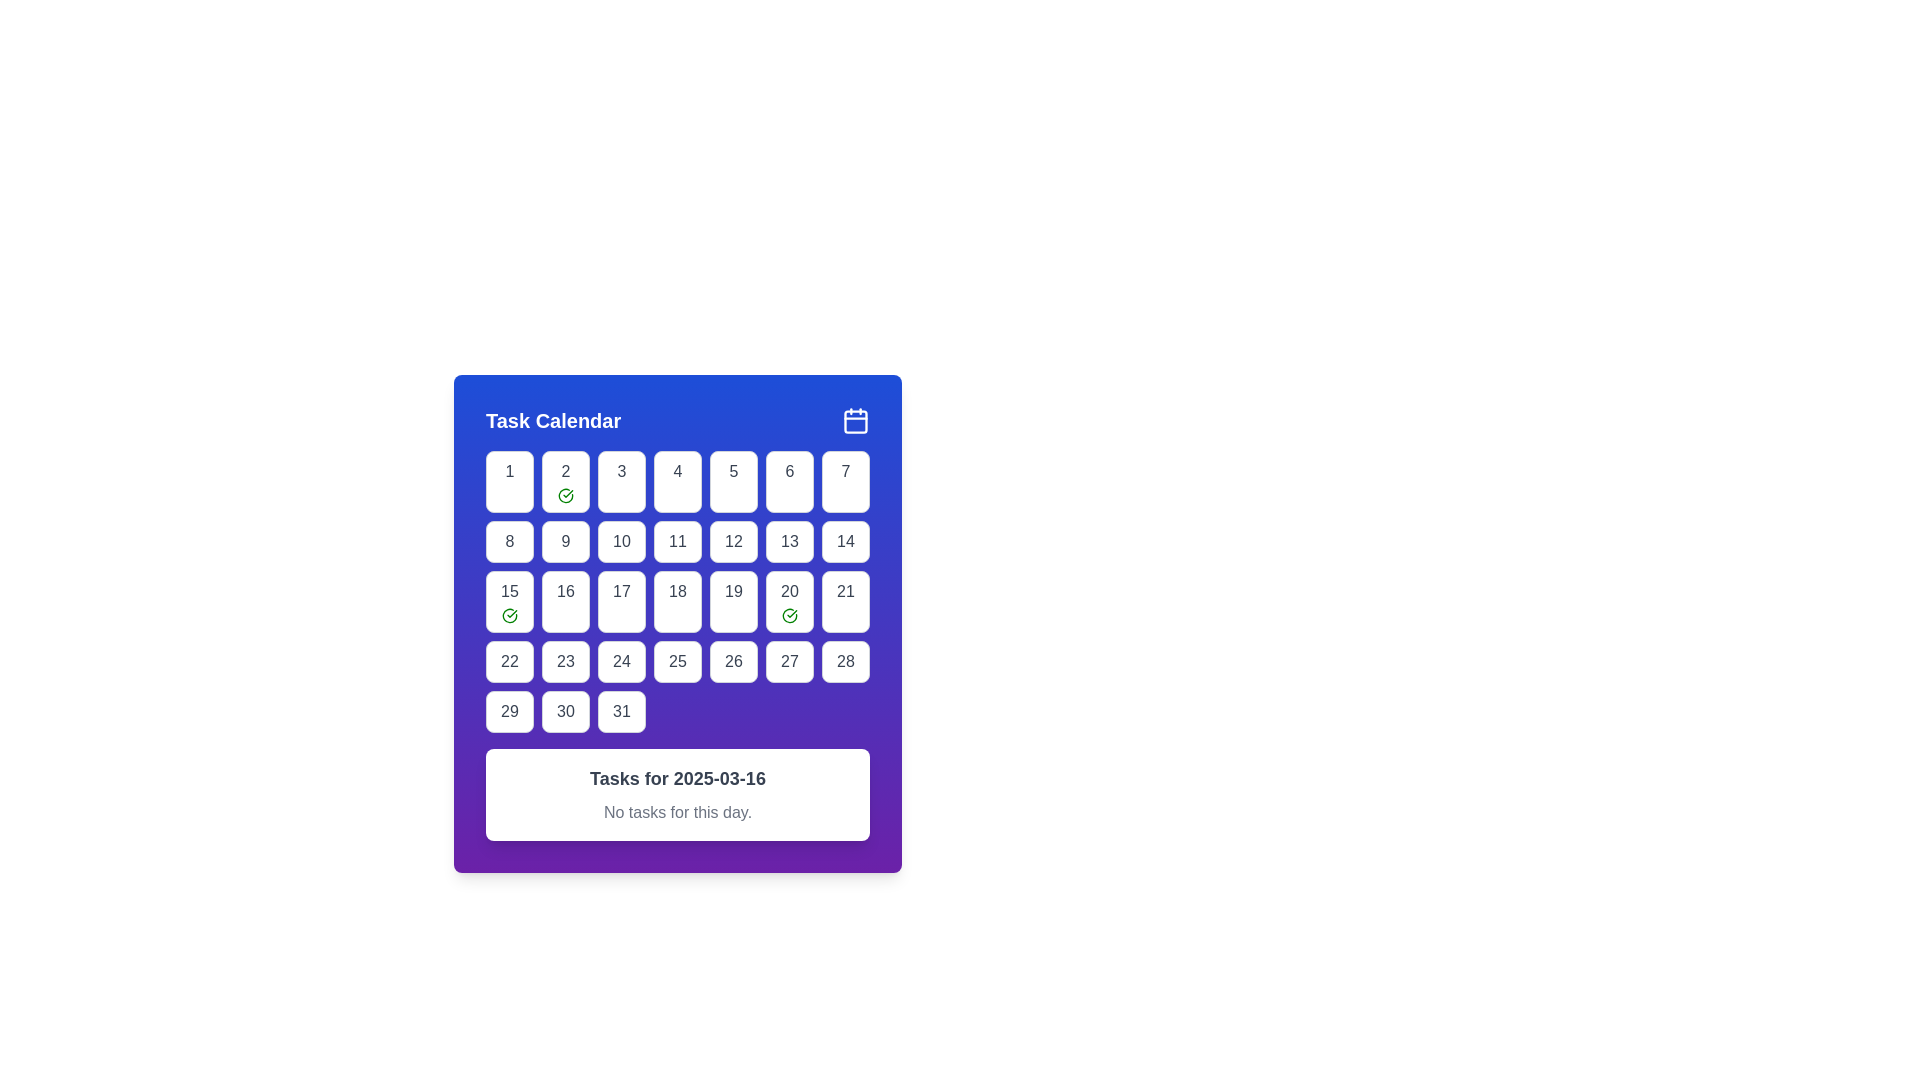 The width and height of the screenshot is (1920, 1080). Describe the element at coordinates (733, 662) in the screenshot. I see `the numerical label '26'` at that location.